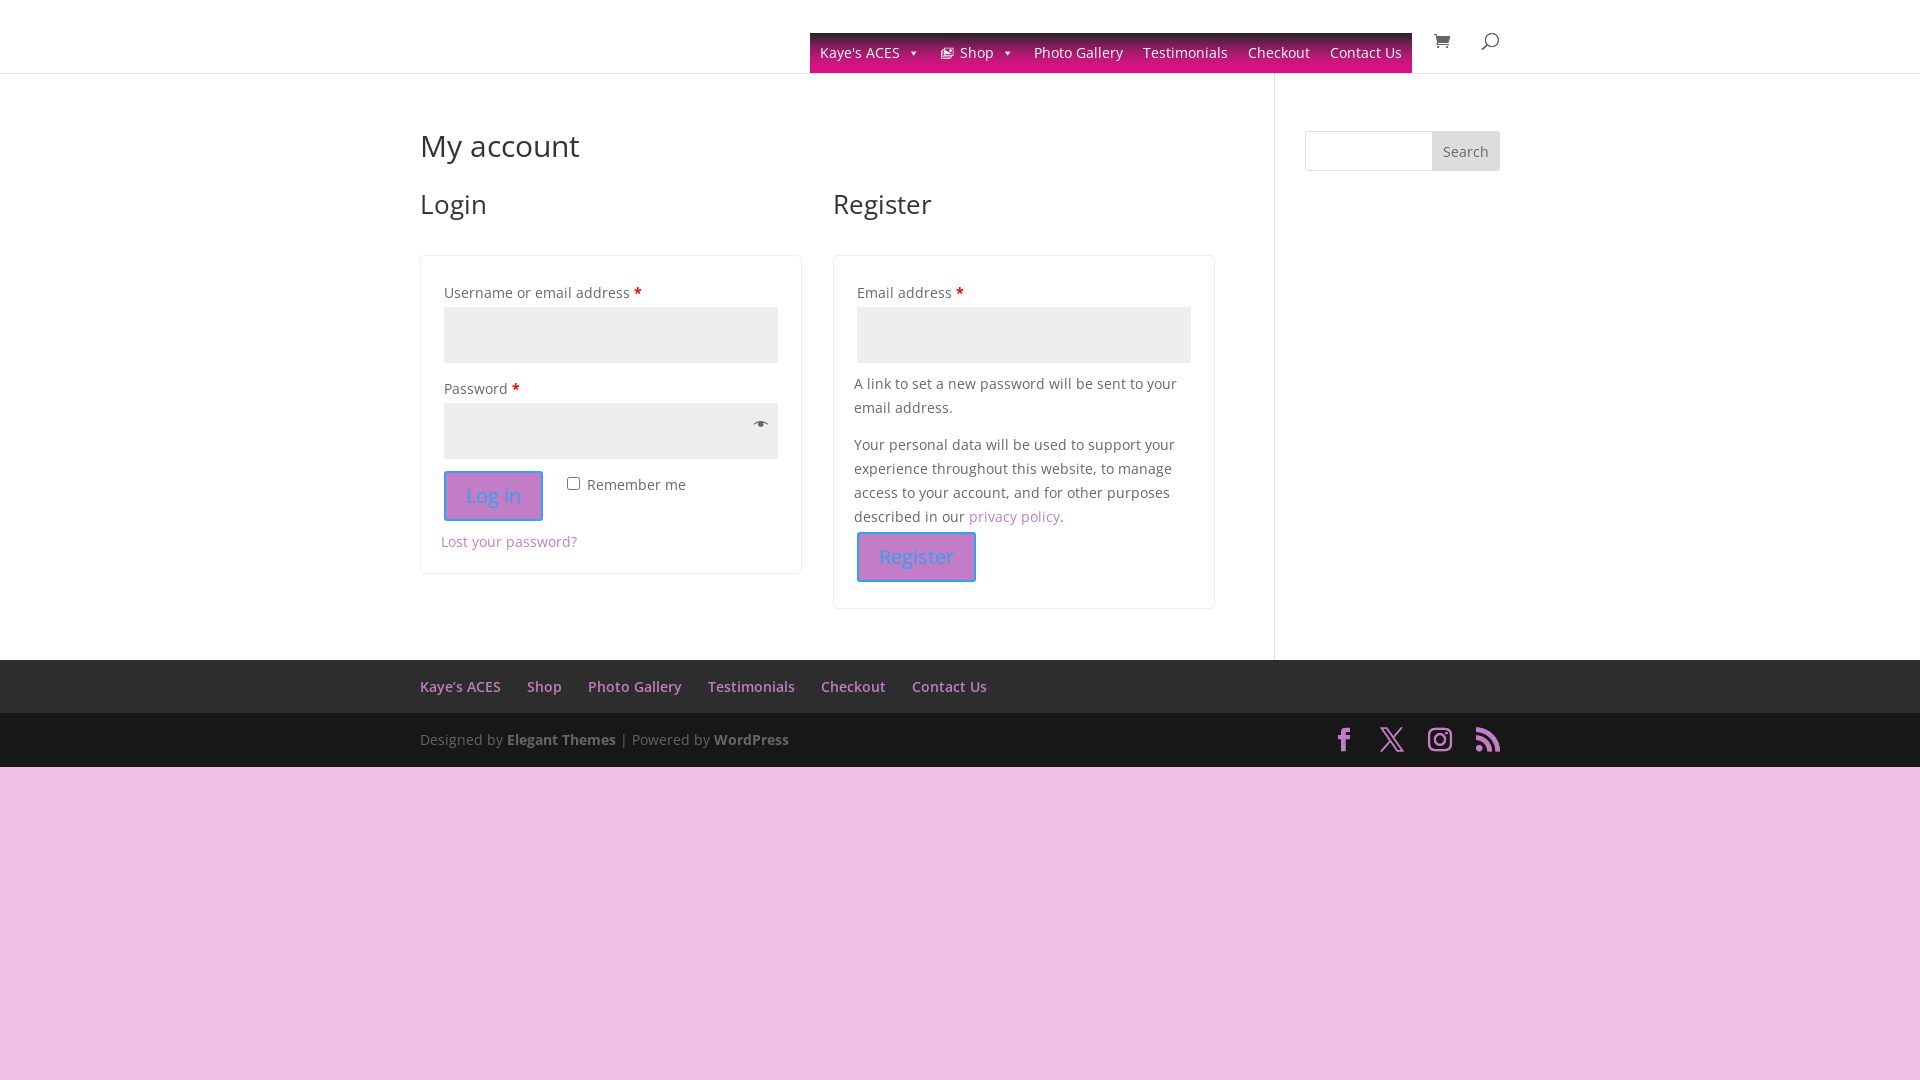 The width and height of the screenshot is (1920, 1080). I want to click on 'privacy policy', so click(1014, 515).